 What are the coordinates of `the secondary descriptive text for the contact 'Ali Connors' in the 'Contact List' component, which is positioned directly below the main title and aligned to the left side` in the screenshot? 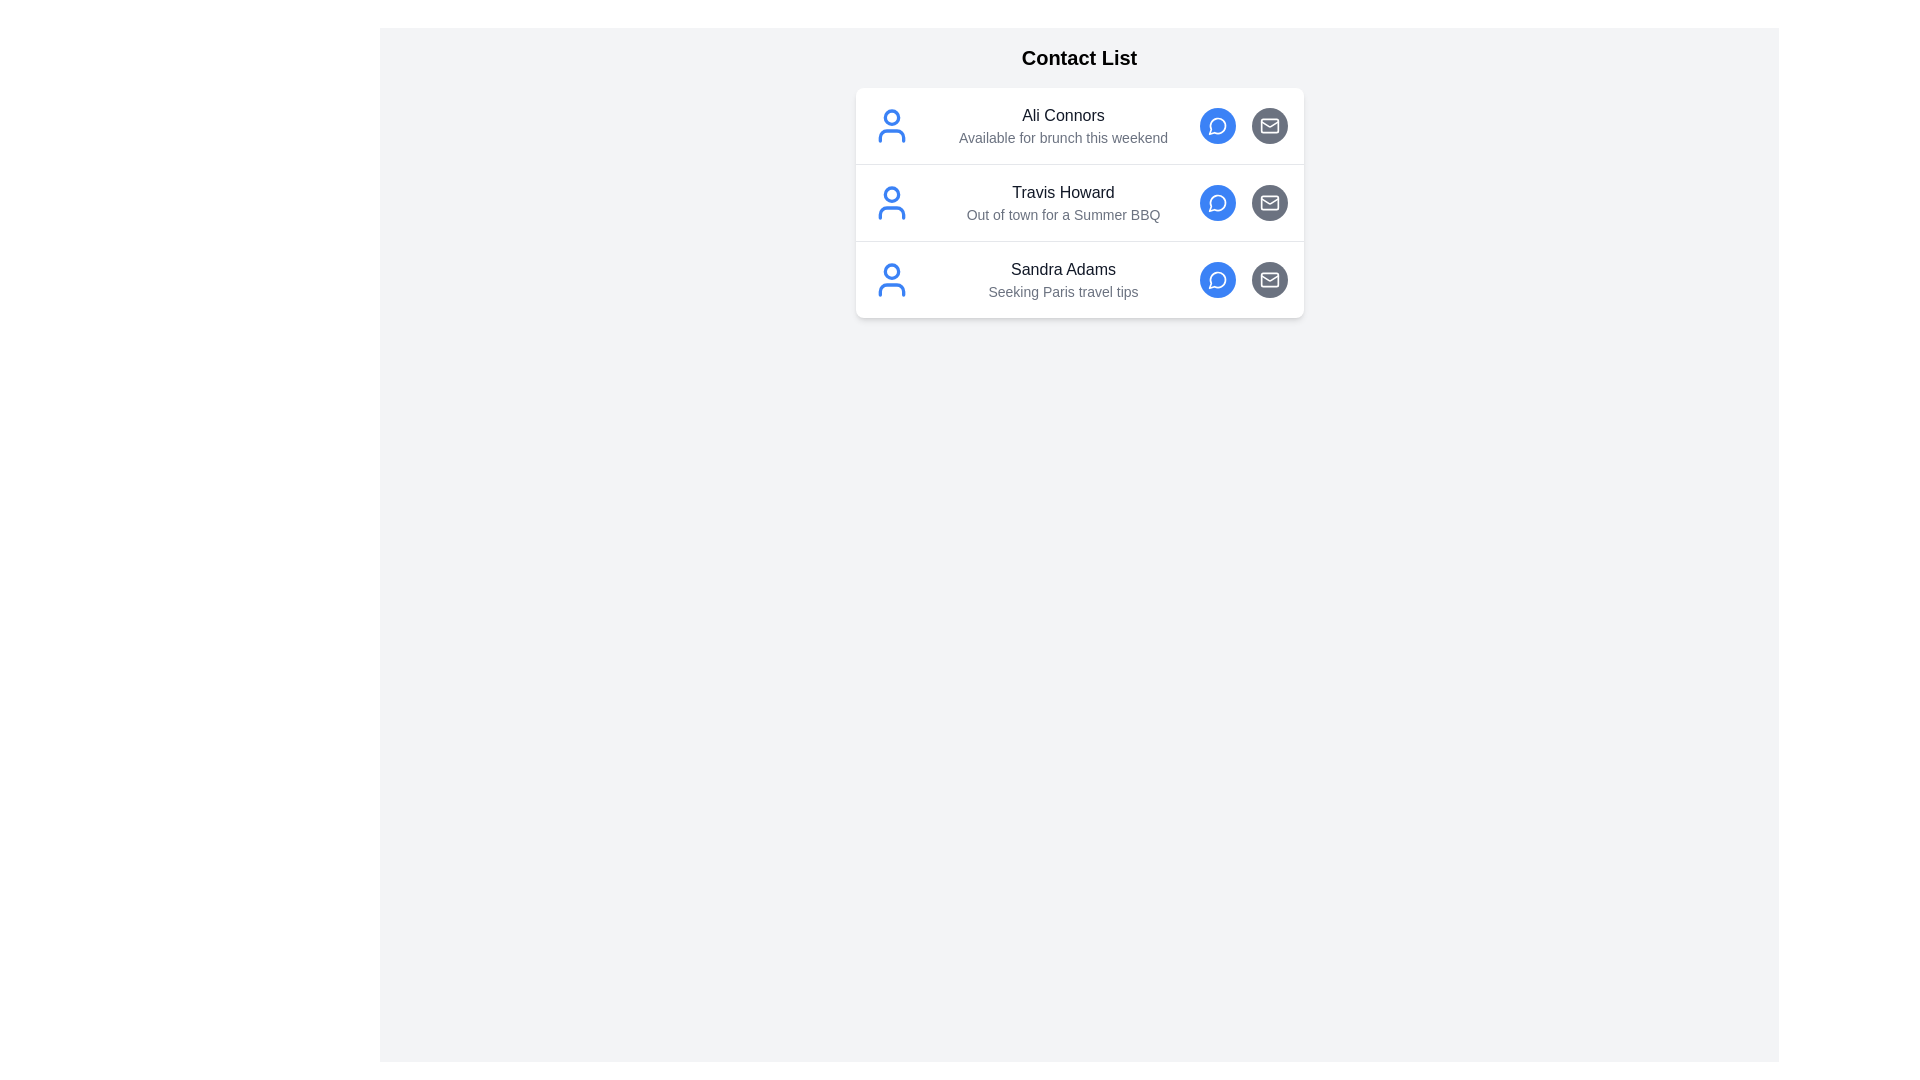 It's located at (1062, 137).